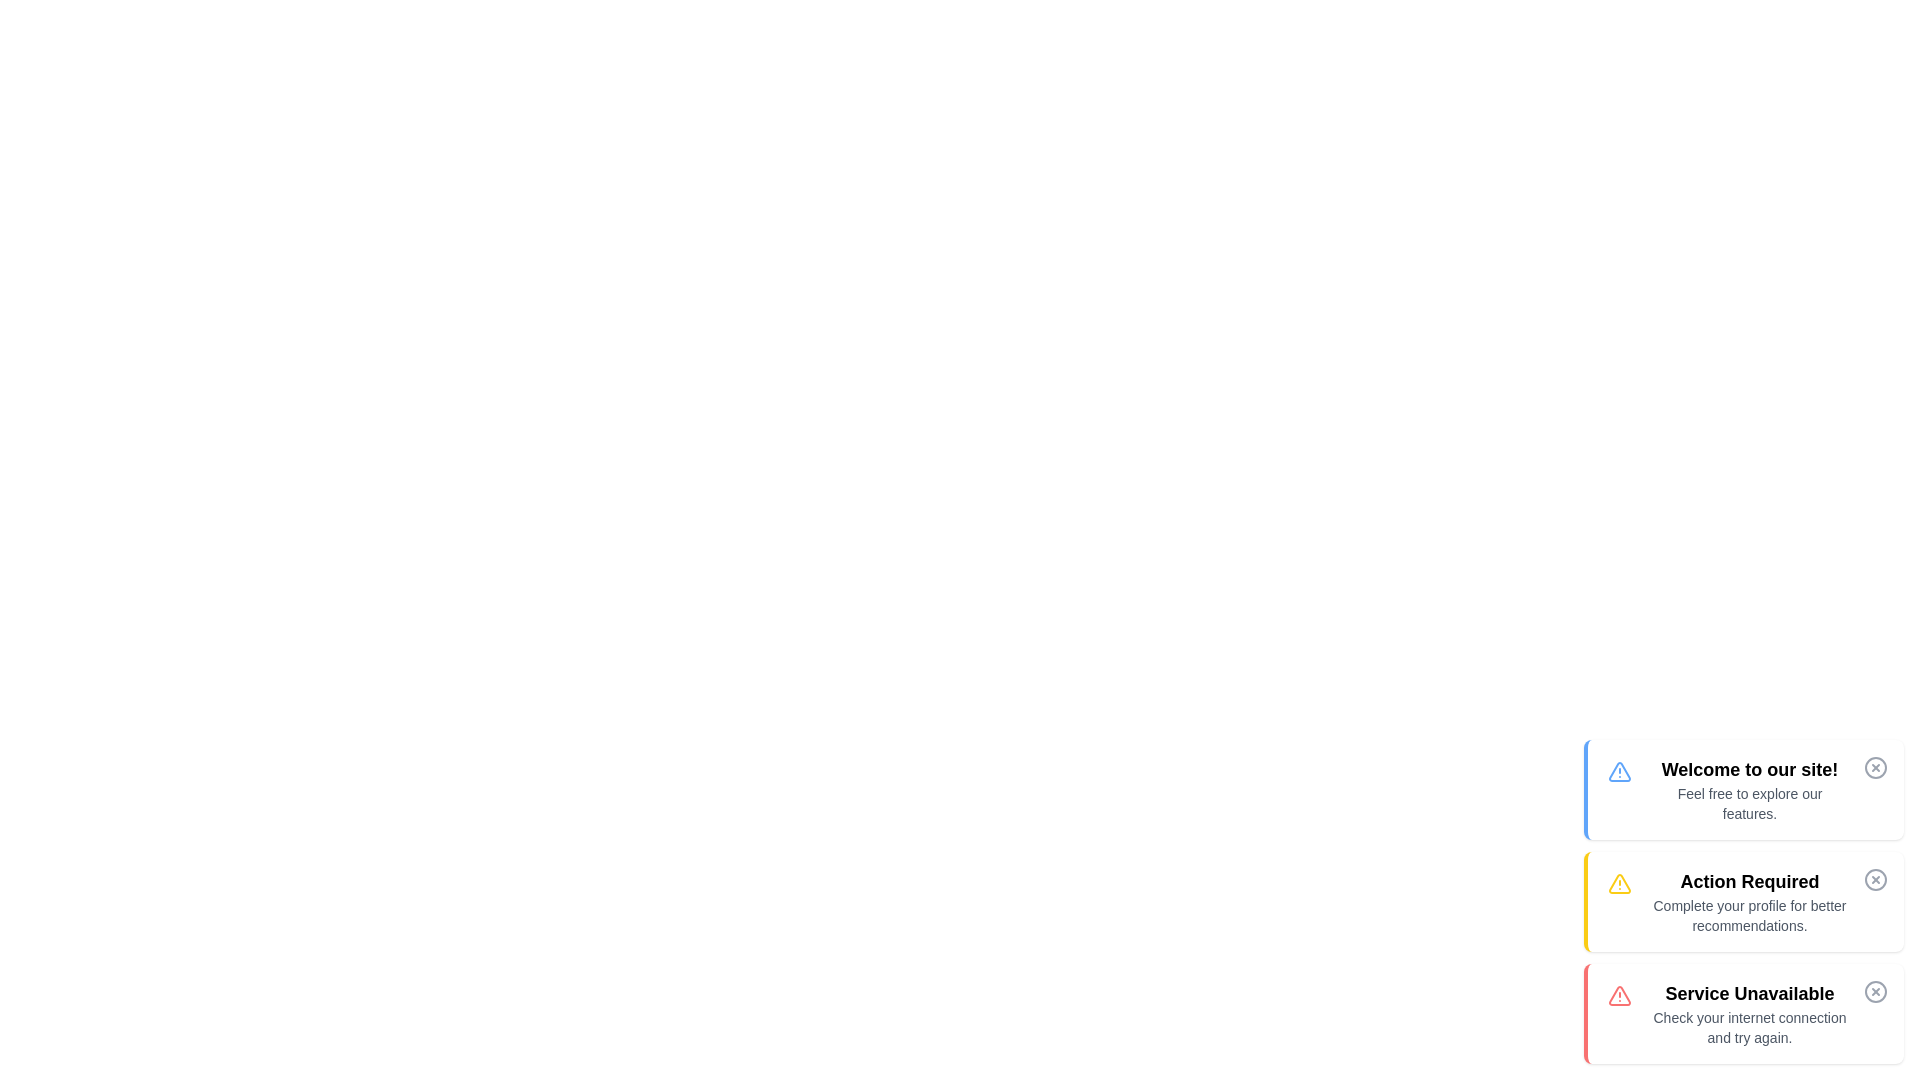 The image size is (1920, 1080). What do you see at coordinates (1875, 878) in the screenshot?
I see `the close button located at the top-right corner of the 'Action Required' notification card to change its color` at bounding box center [1875, 878].